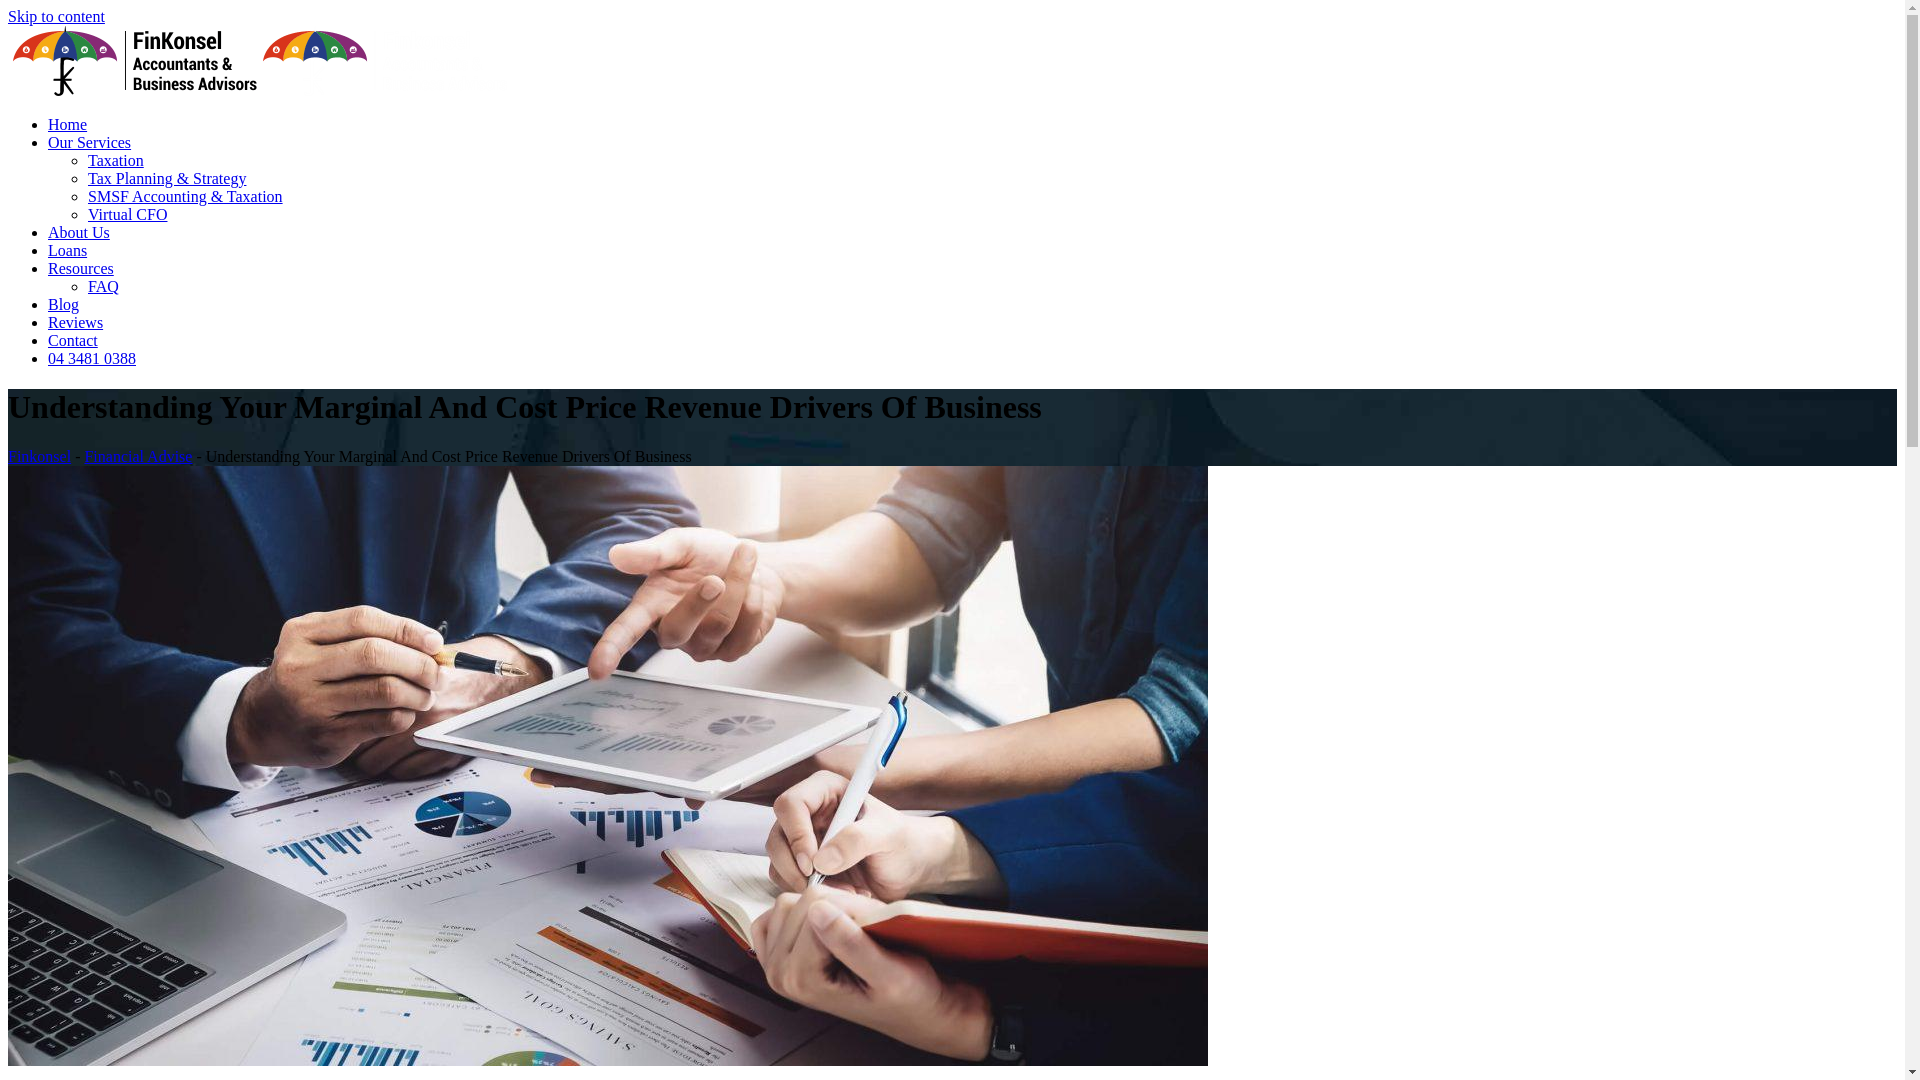  What do you see at coordinates (90, 357) in the screenshot?
I see `'04 3481 0388'` at bounding box center [90, 357].